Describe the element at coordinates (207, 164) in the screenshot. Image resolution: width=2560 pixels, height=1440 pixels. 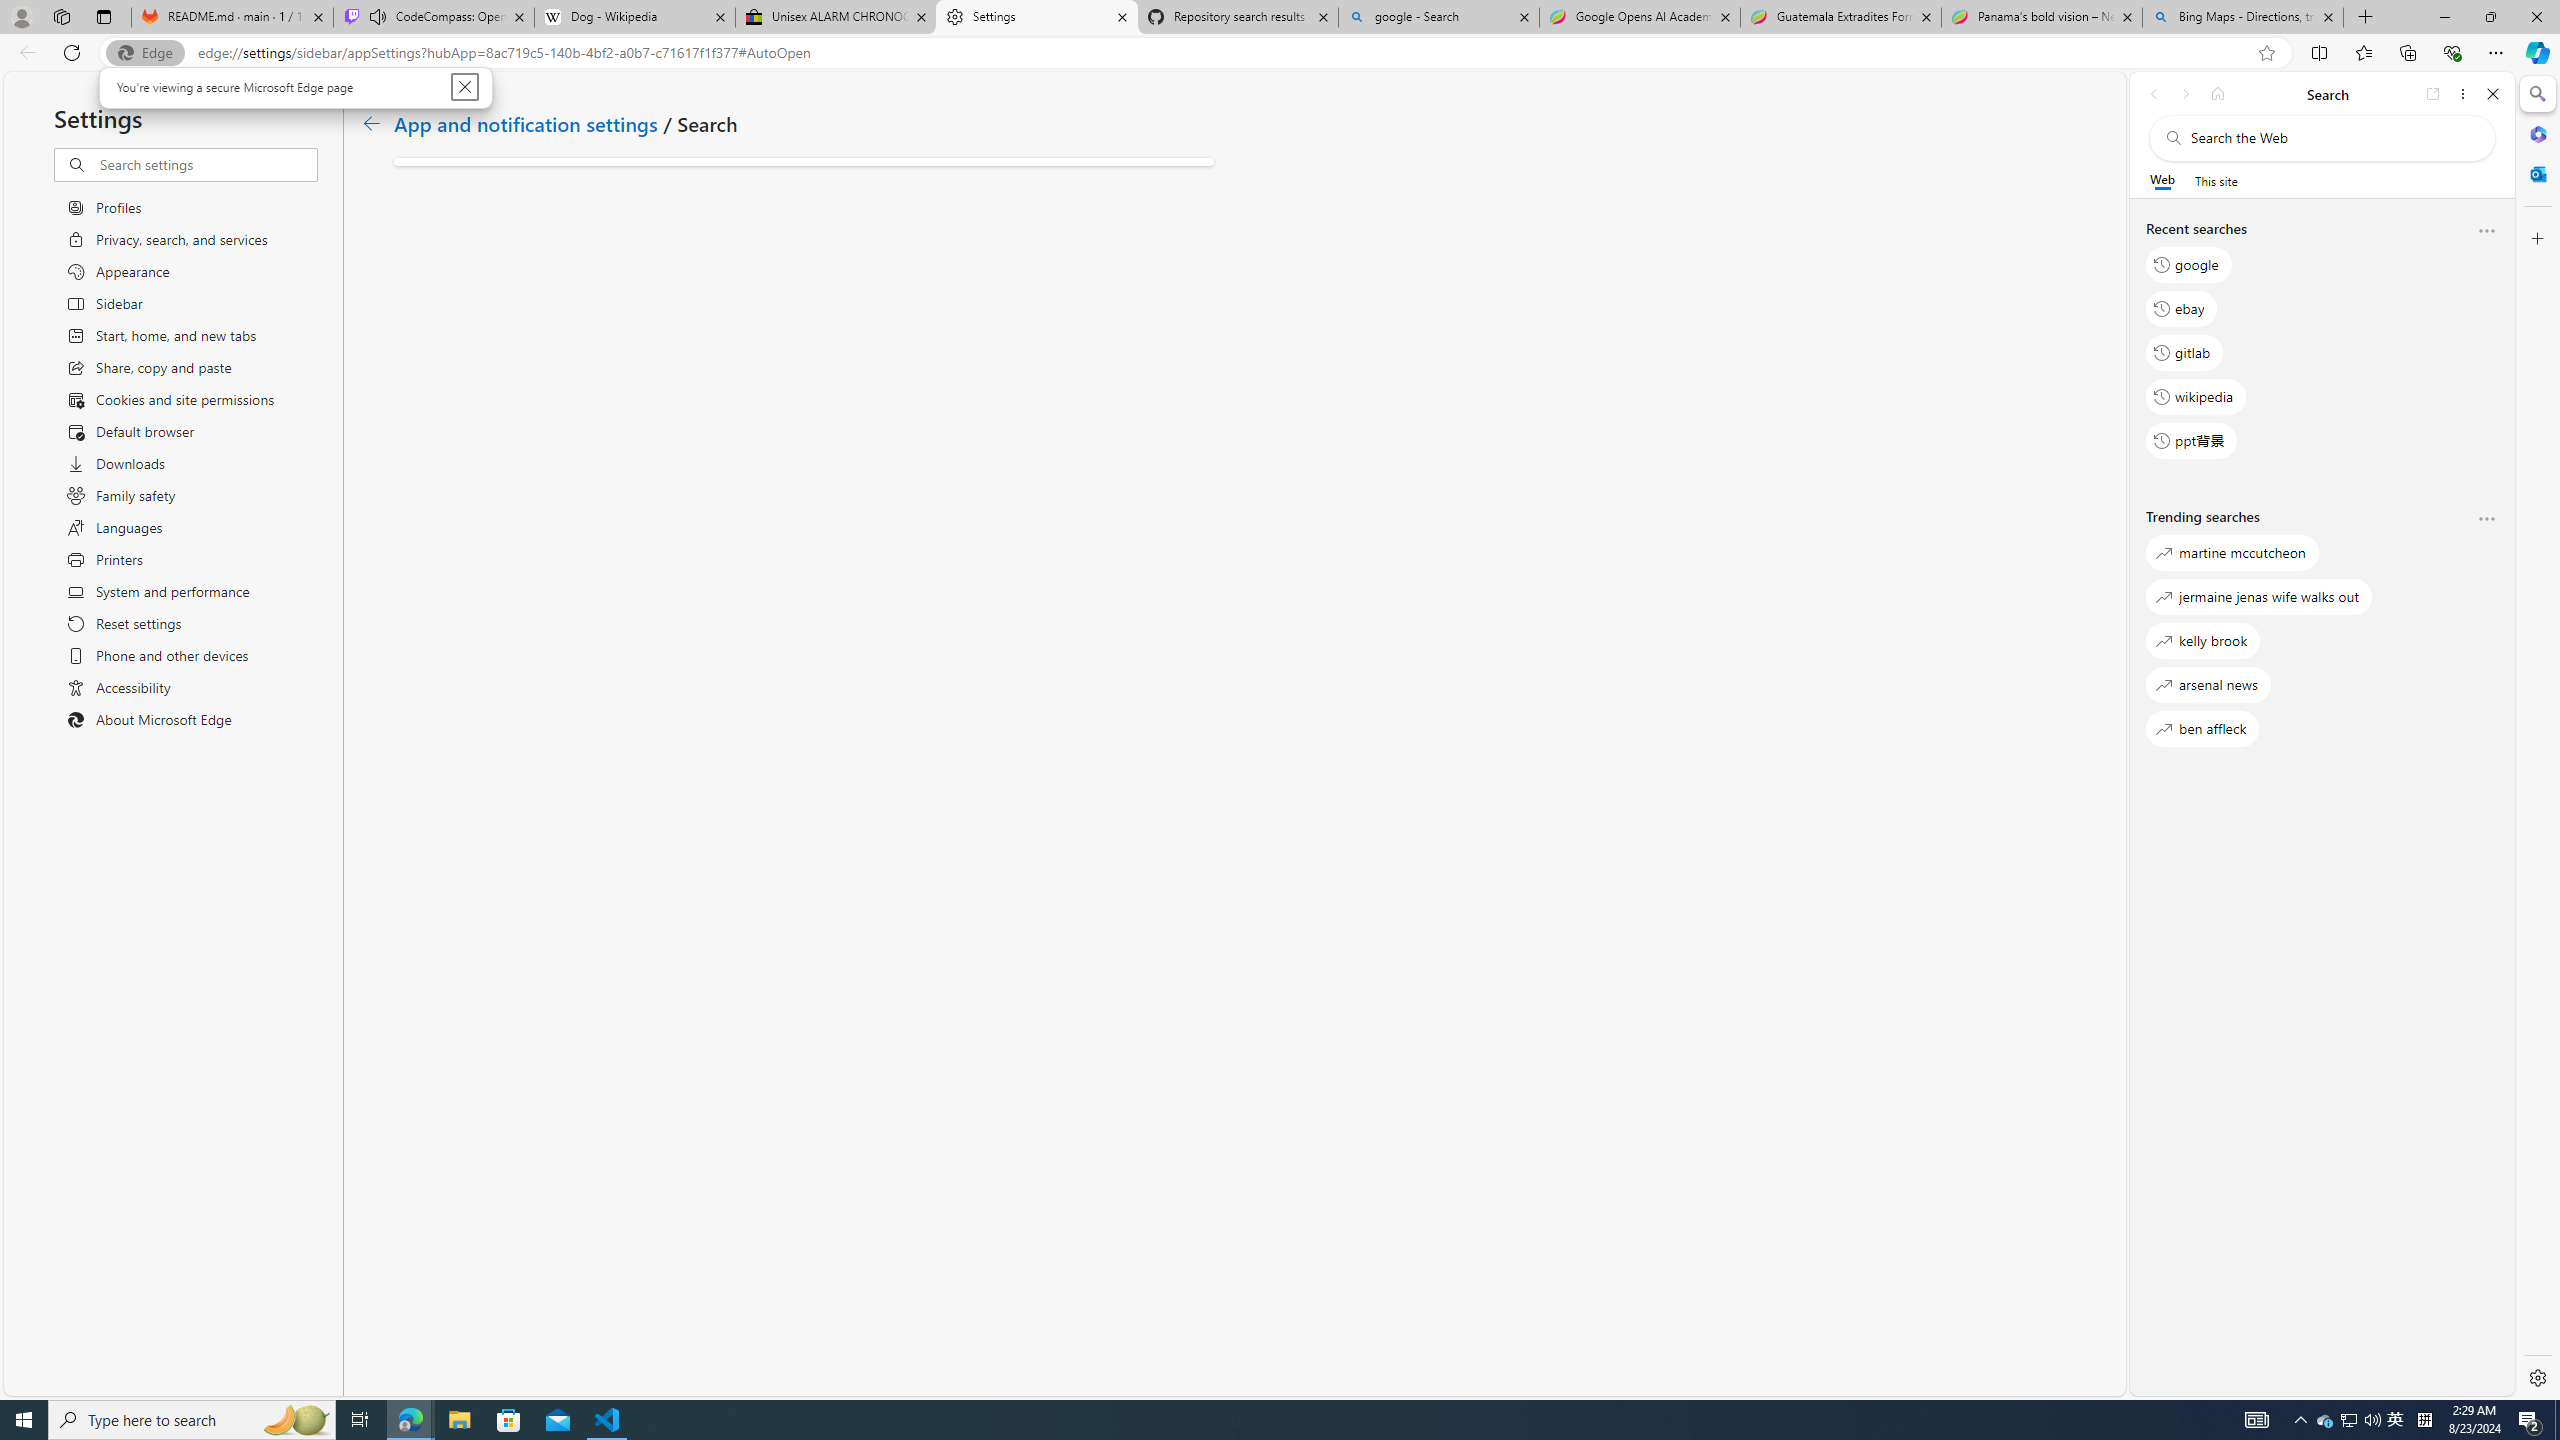
I see `'Search settings'` at that location.